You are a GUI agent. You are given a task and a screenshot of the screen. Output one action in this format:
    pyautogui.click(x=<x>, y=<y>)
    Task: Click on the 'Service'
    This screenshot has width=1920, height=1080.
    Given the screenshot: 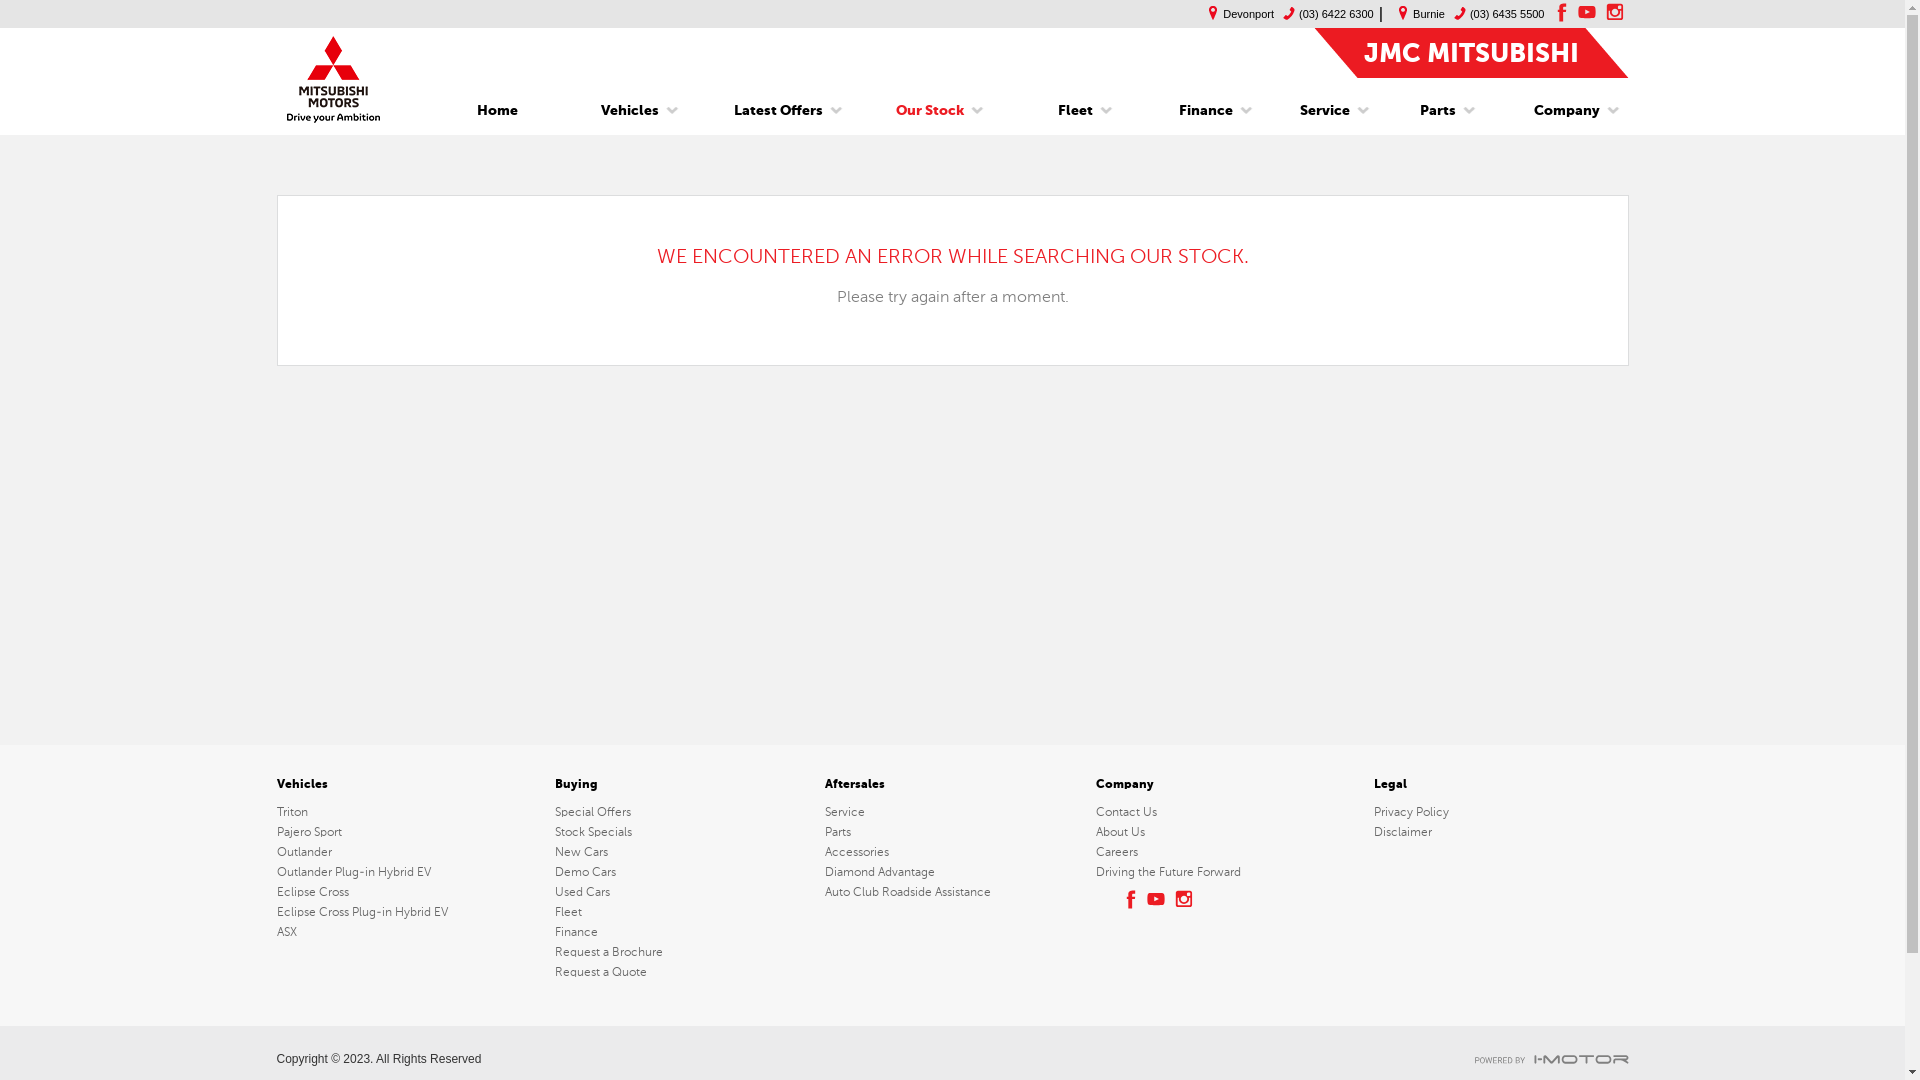 What is the action you would take?
    pyautogui.click(x=825, y=812)
    